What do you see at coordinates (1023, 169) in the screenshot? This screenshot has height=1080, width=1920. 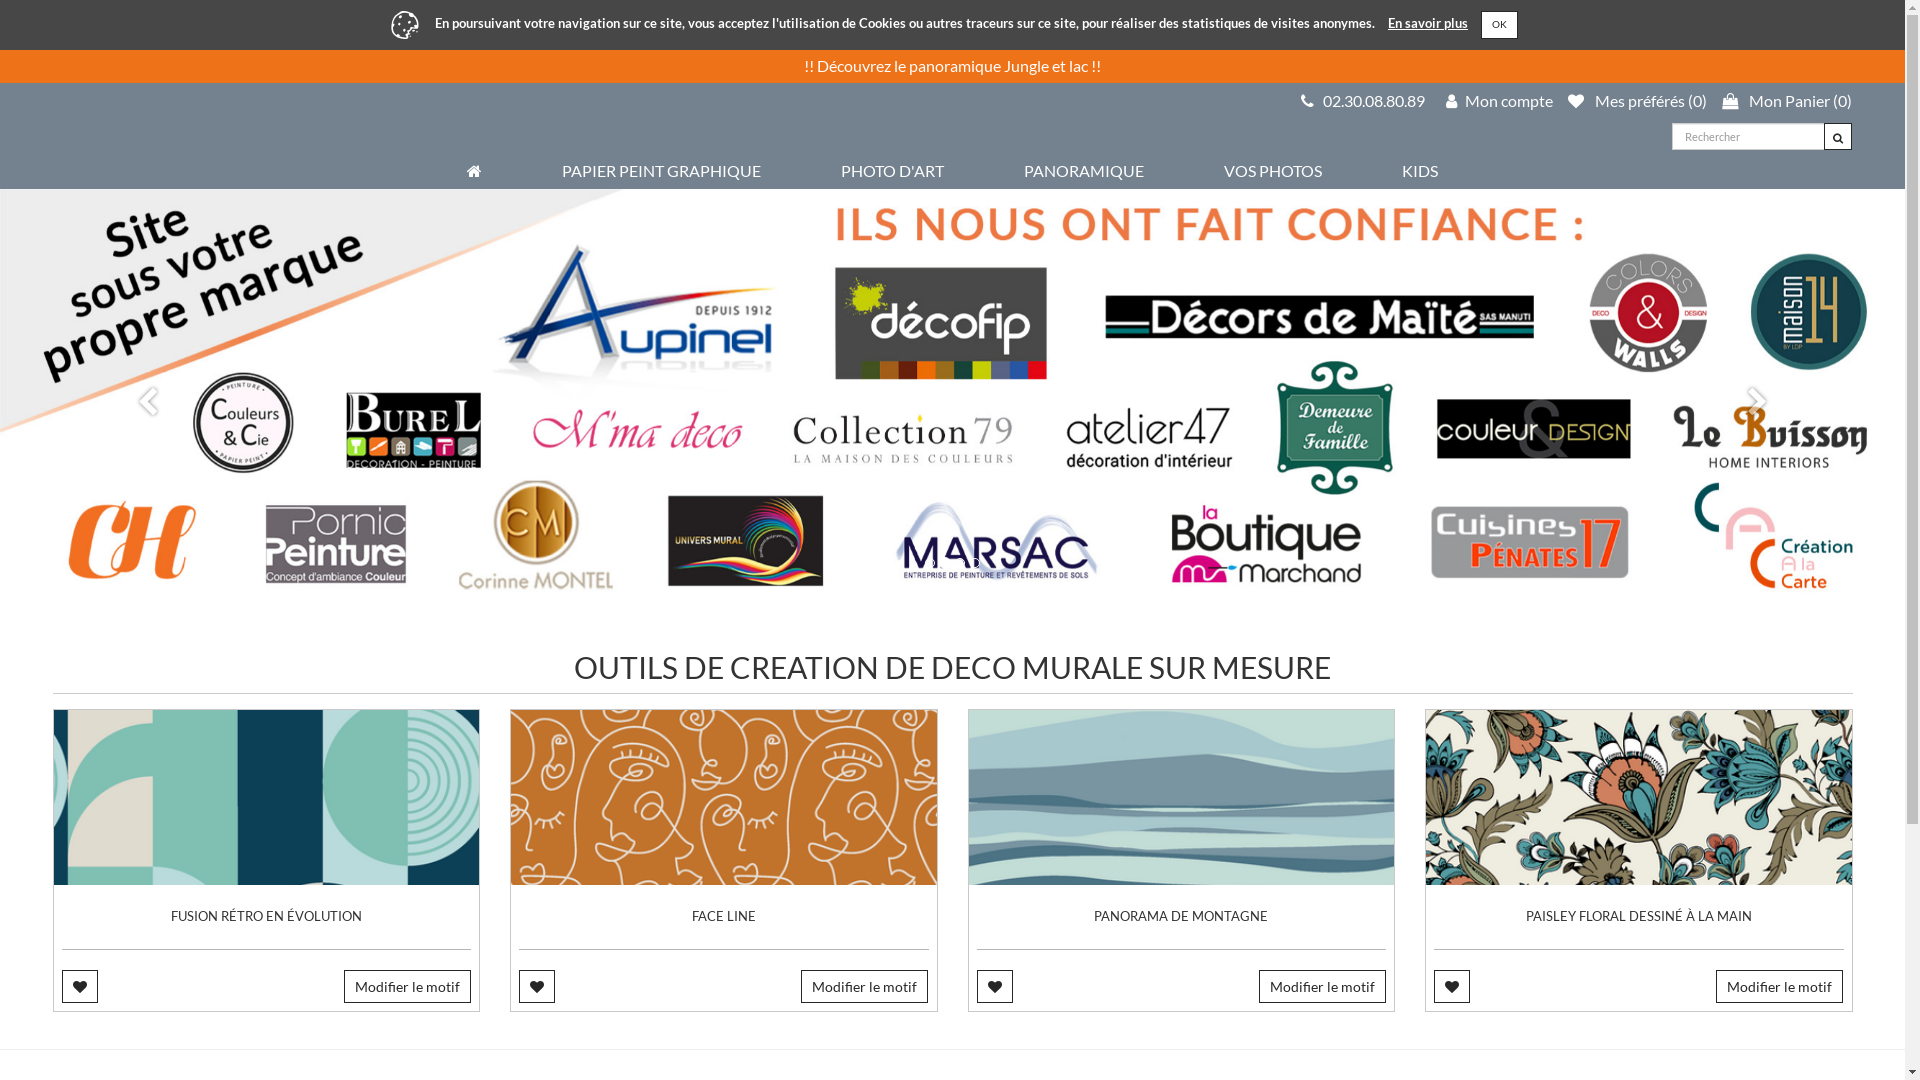 I see `'PANORAMIQUE'` at bounding box center [1023, 169].